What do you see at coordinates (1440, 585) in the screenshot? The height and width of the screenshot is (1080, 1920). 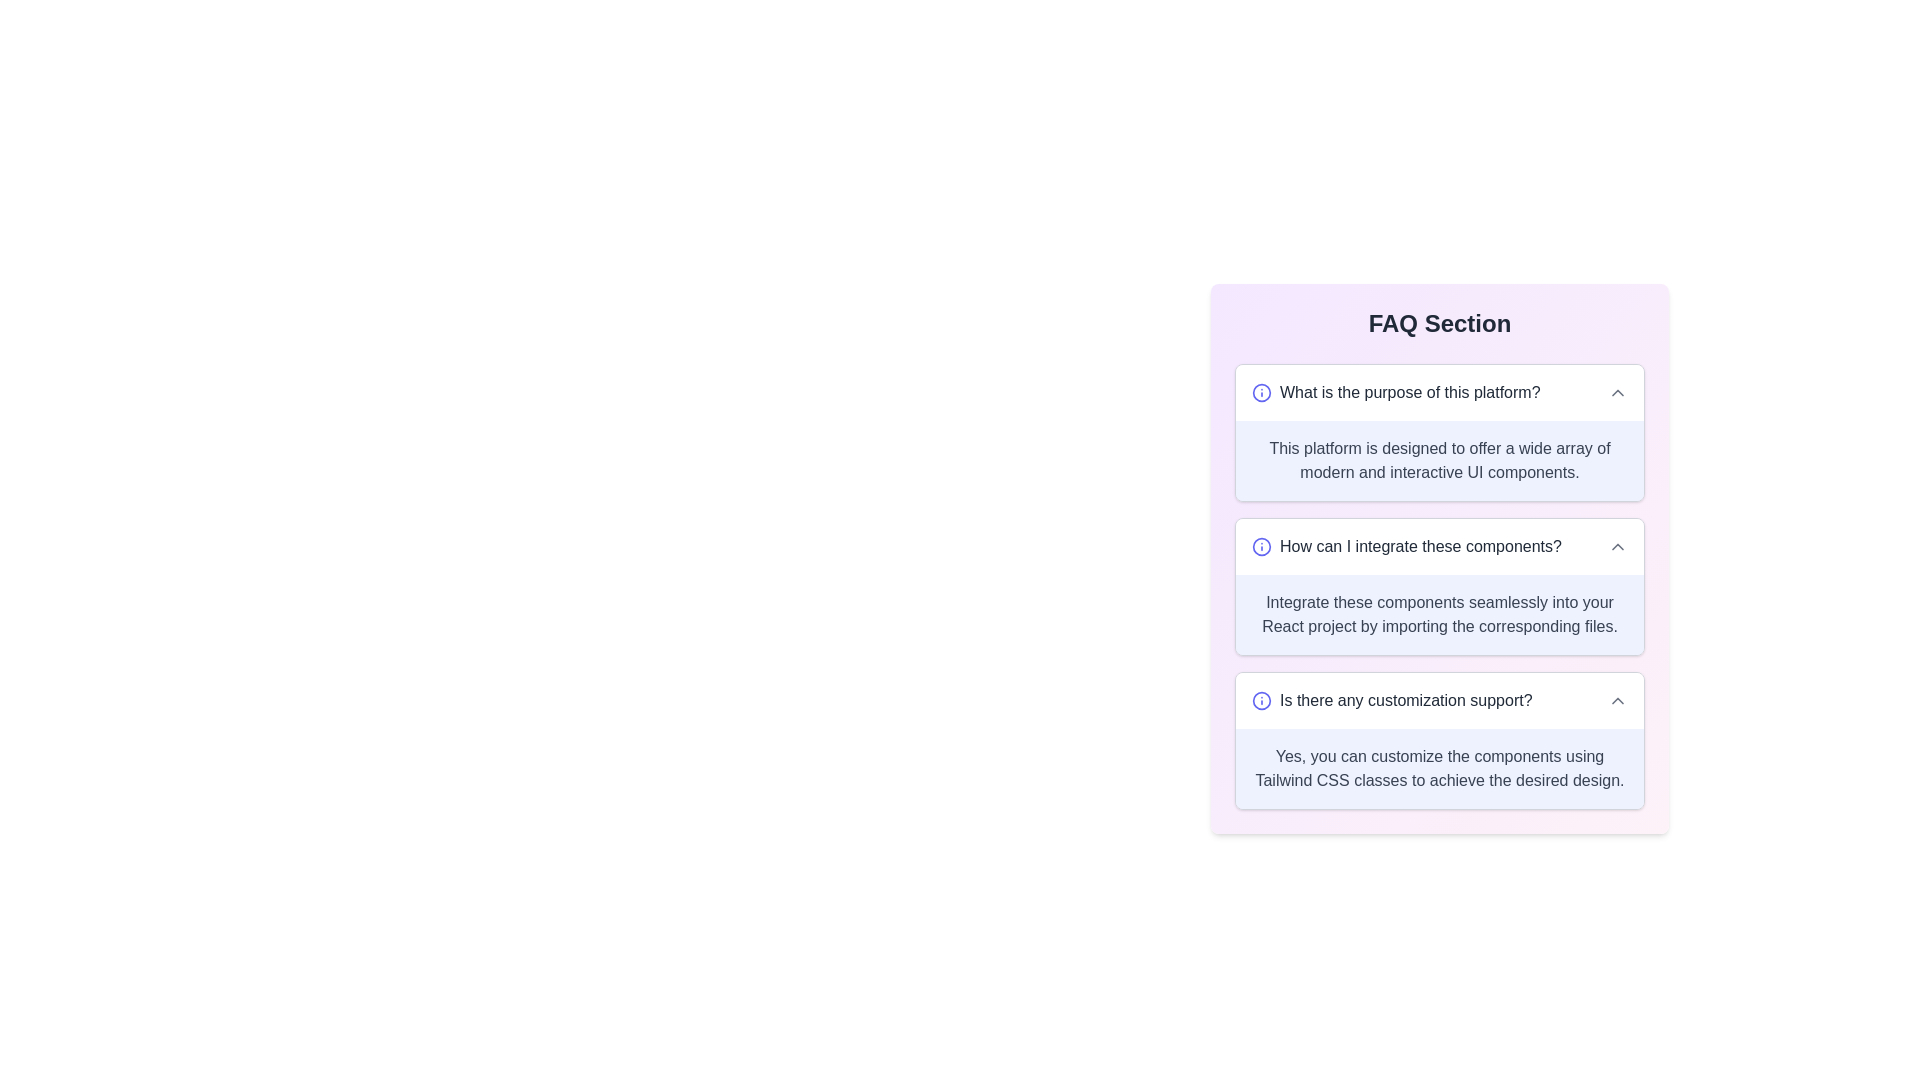 I see `the question within the Interactive FAQ item group` at bounding box center [1440, 585].